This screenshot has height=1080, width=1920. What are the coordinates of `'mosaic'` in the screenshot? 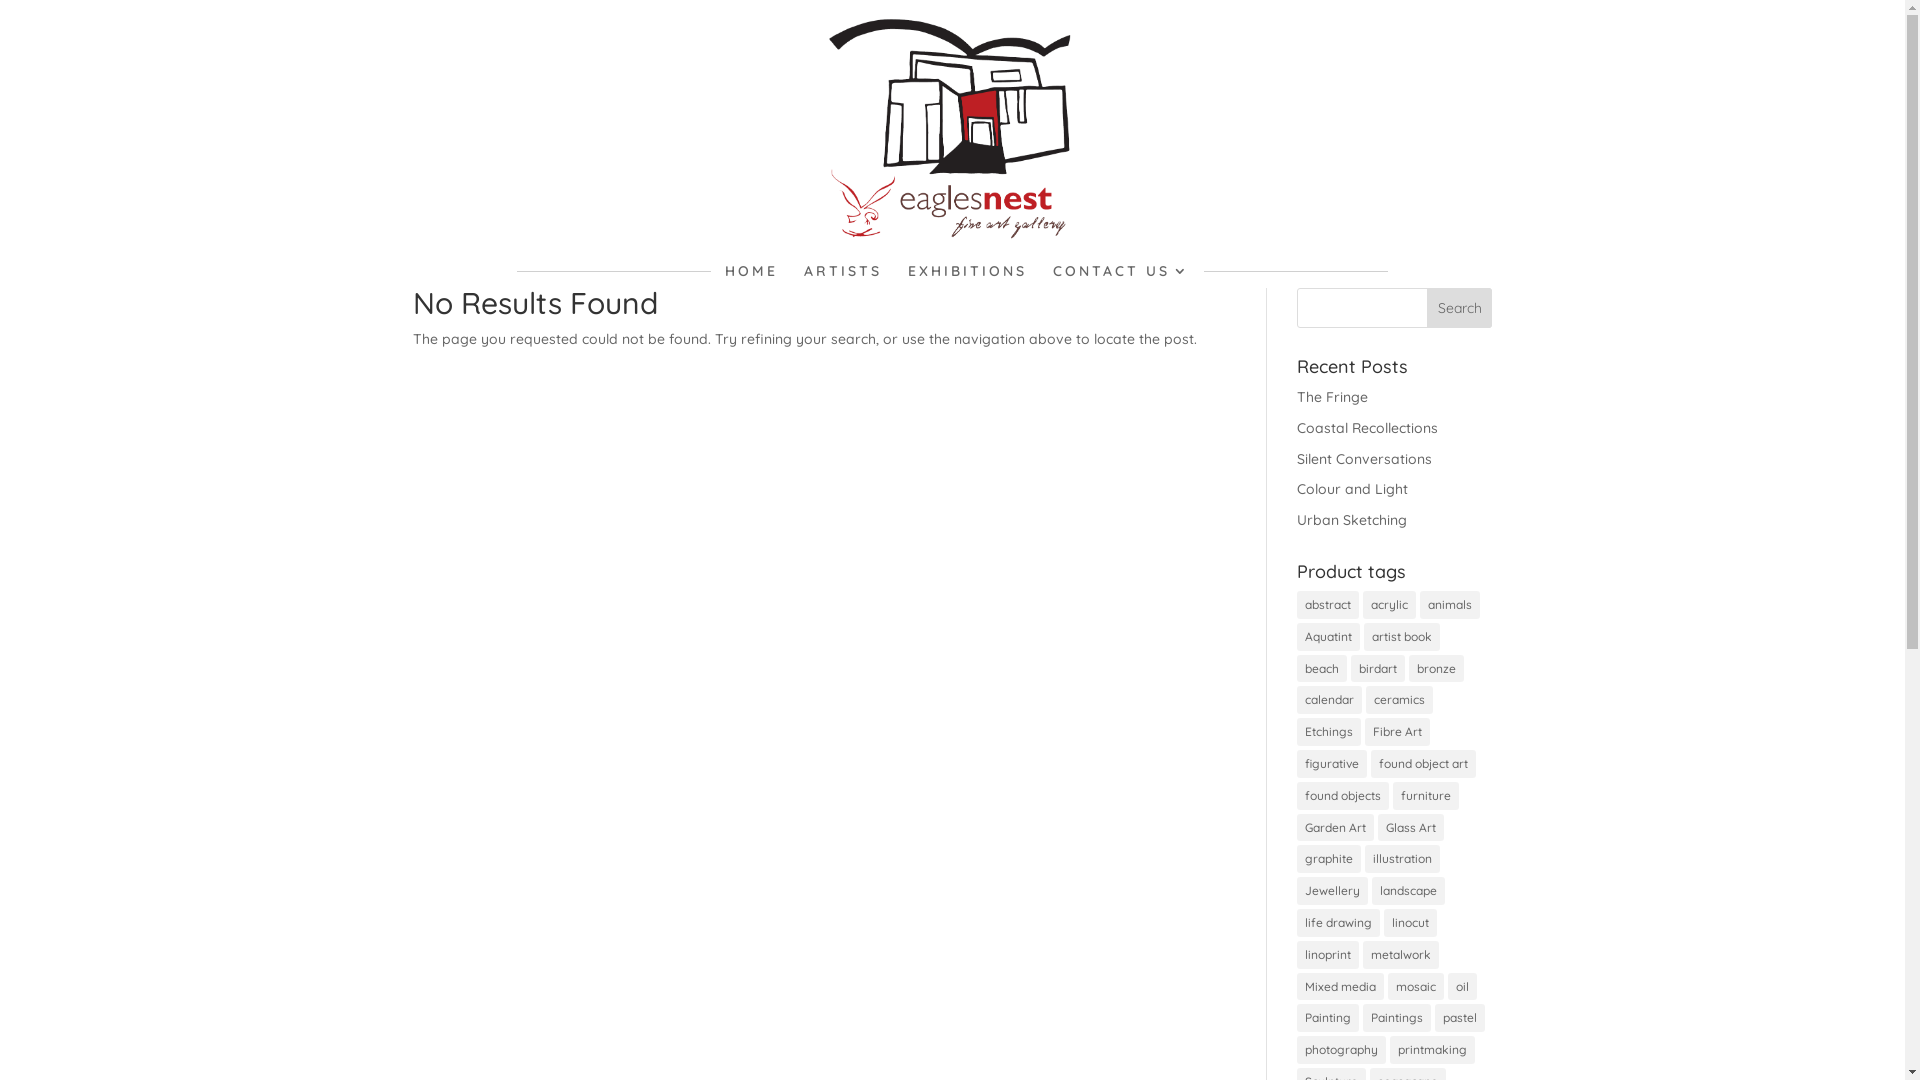 It's located at (1415, 986).